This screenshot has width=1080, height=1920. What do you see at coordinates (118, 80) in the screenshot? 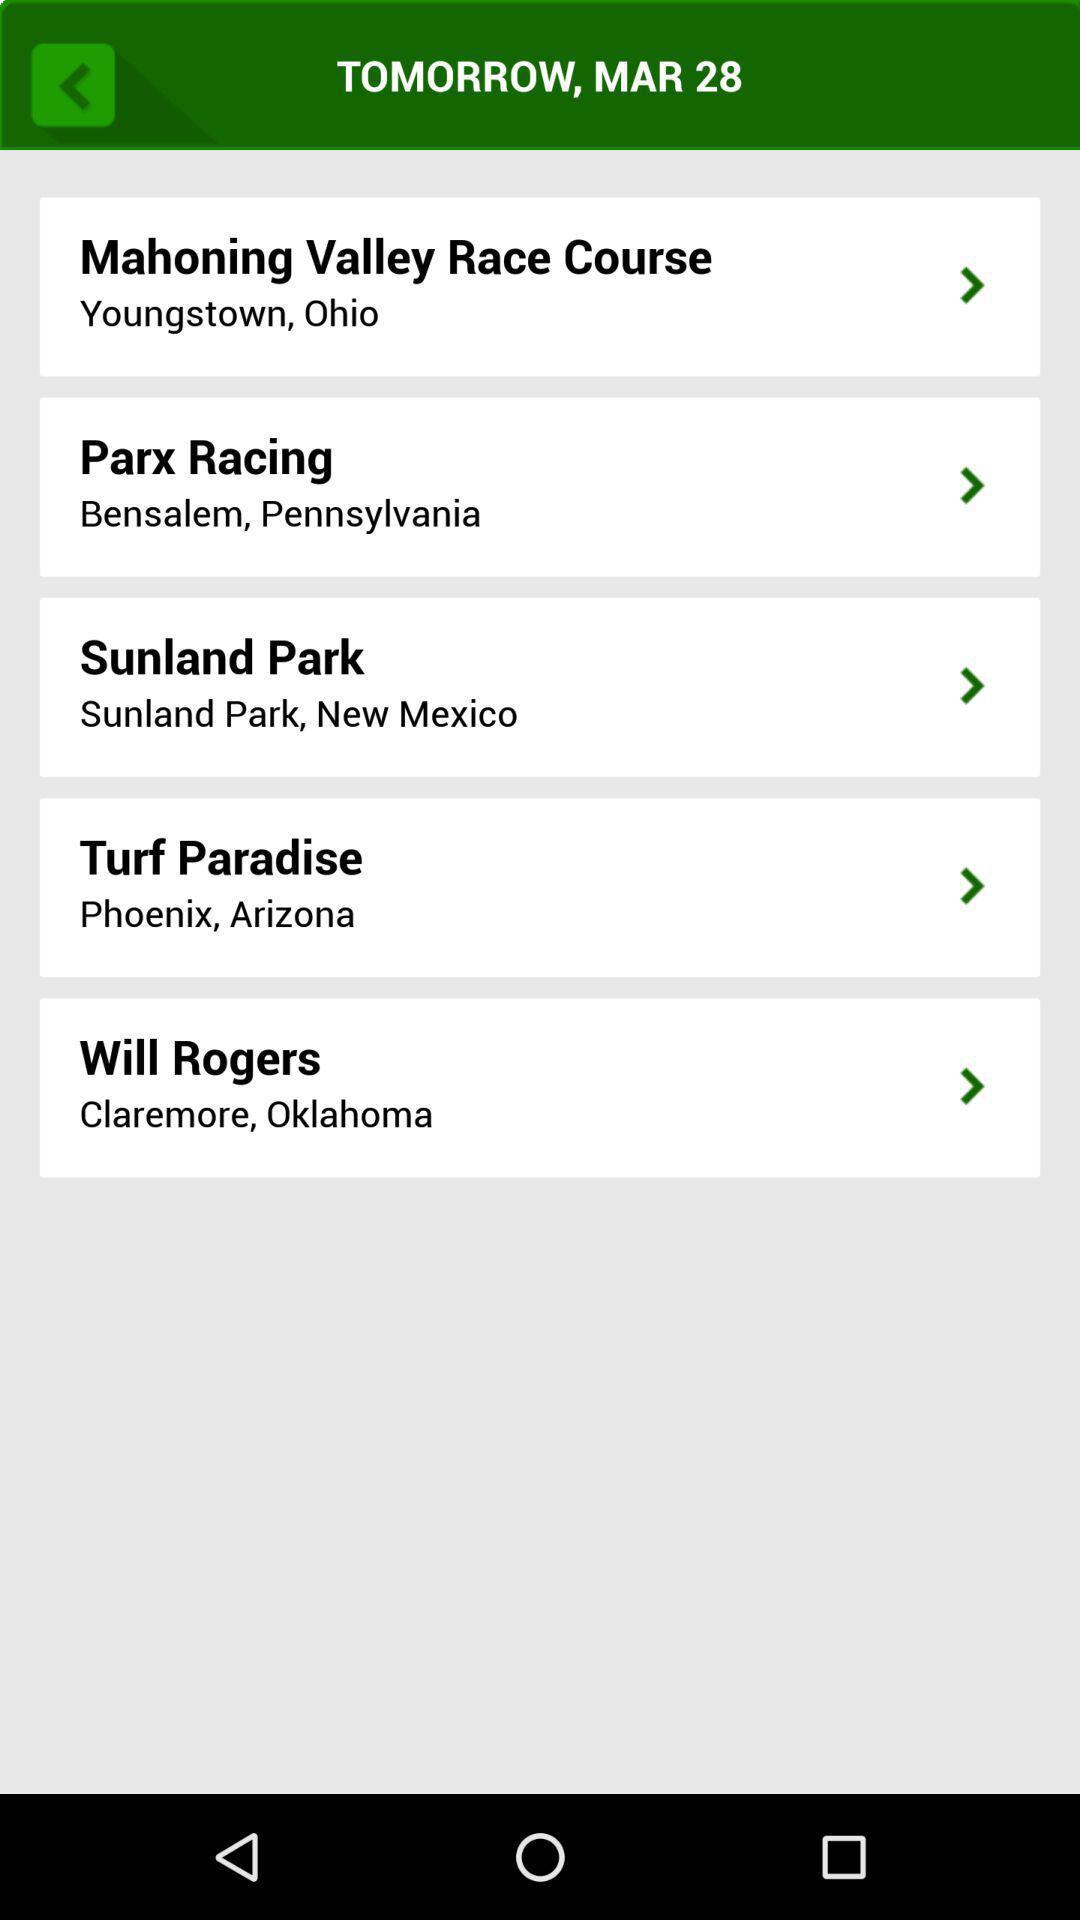
I see `the icon at the top left corner` at bounding box center [118, 80].